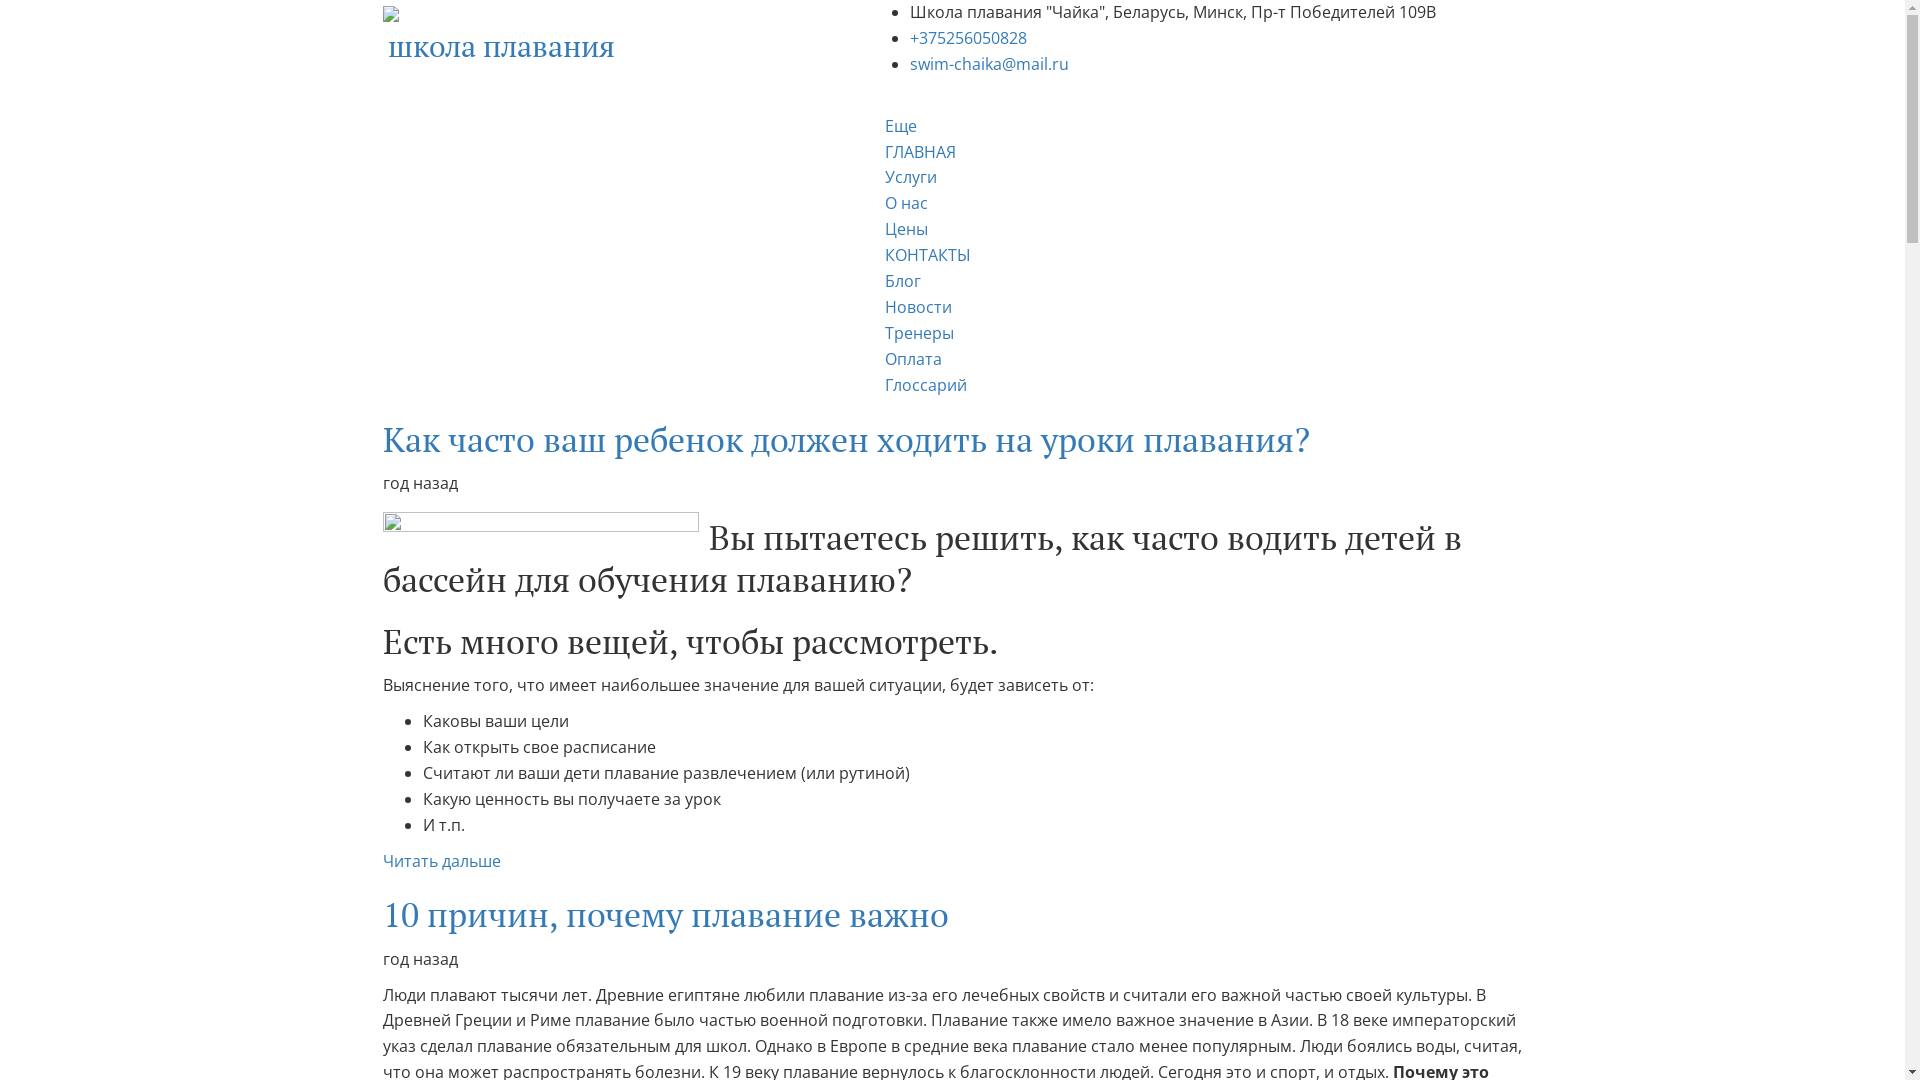 This screenshot has width=1920, height=1080. Describe the element at coordinates (968, 38) in the screenshot. I see `'+375256050828'` at that location.